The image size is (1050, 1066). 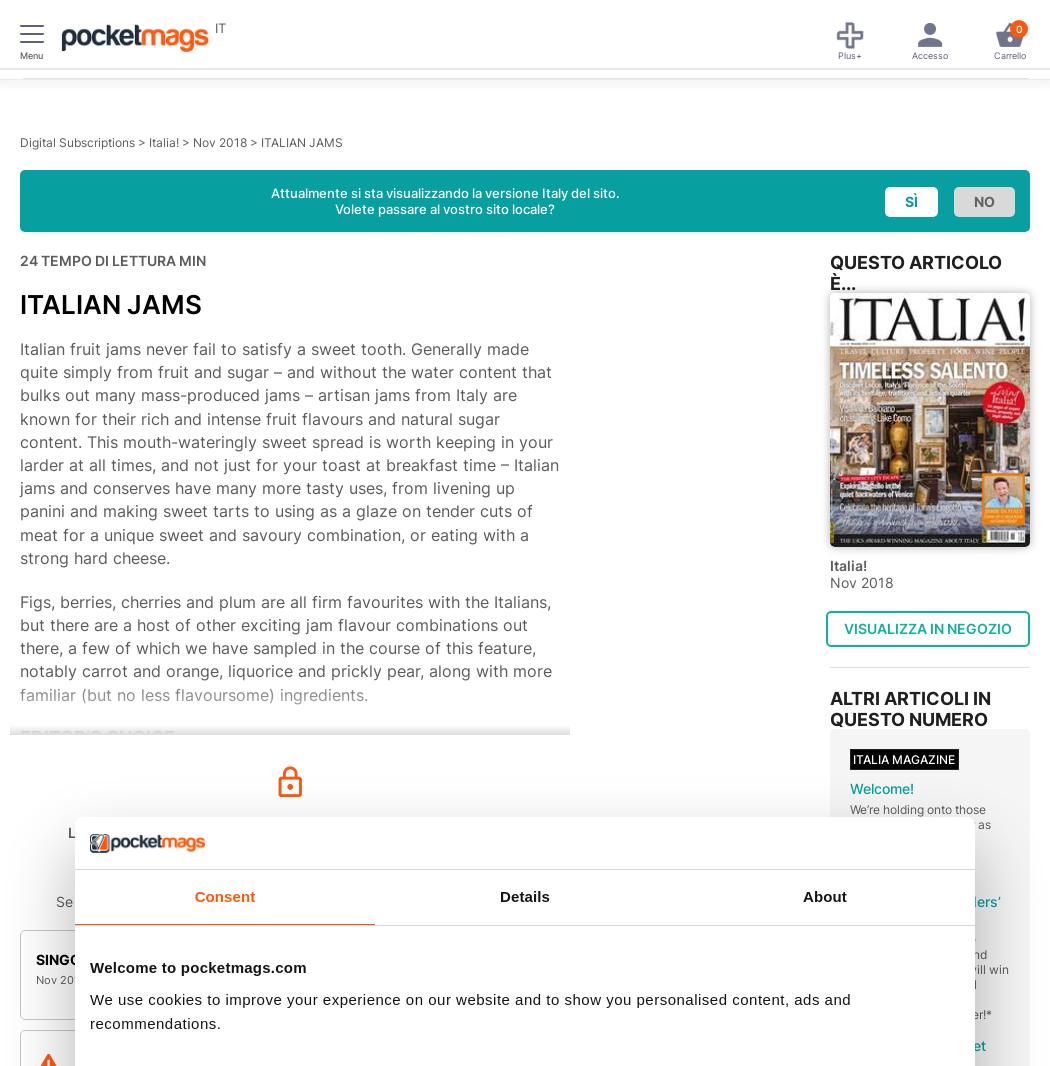 What do you see at coordinates (214, 27) in the screenshot?
I see `'IT'` at bounding box center [214, 27].